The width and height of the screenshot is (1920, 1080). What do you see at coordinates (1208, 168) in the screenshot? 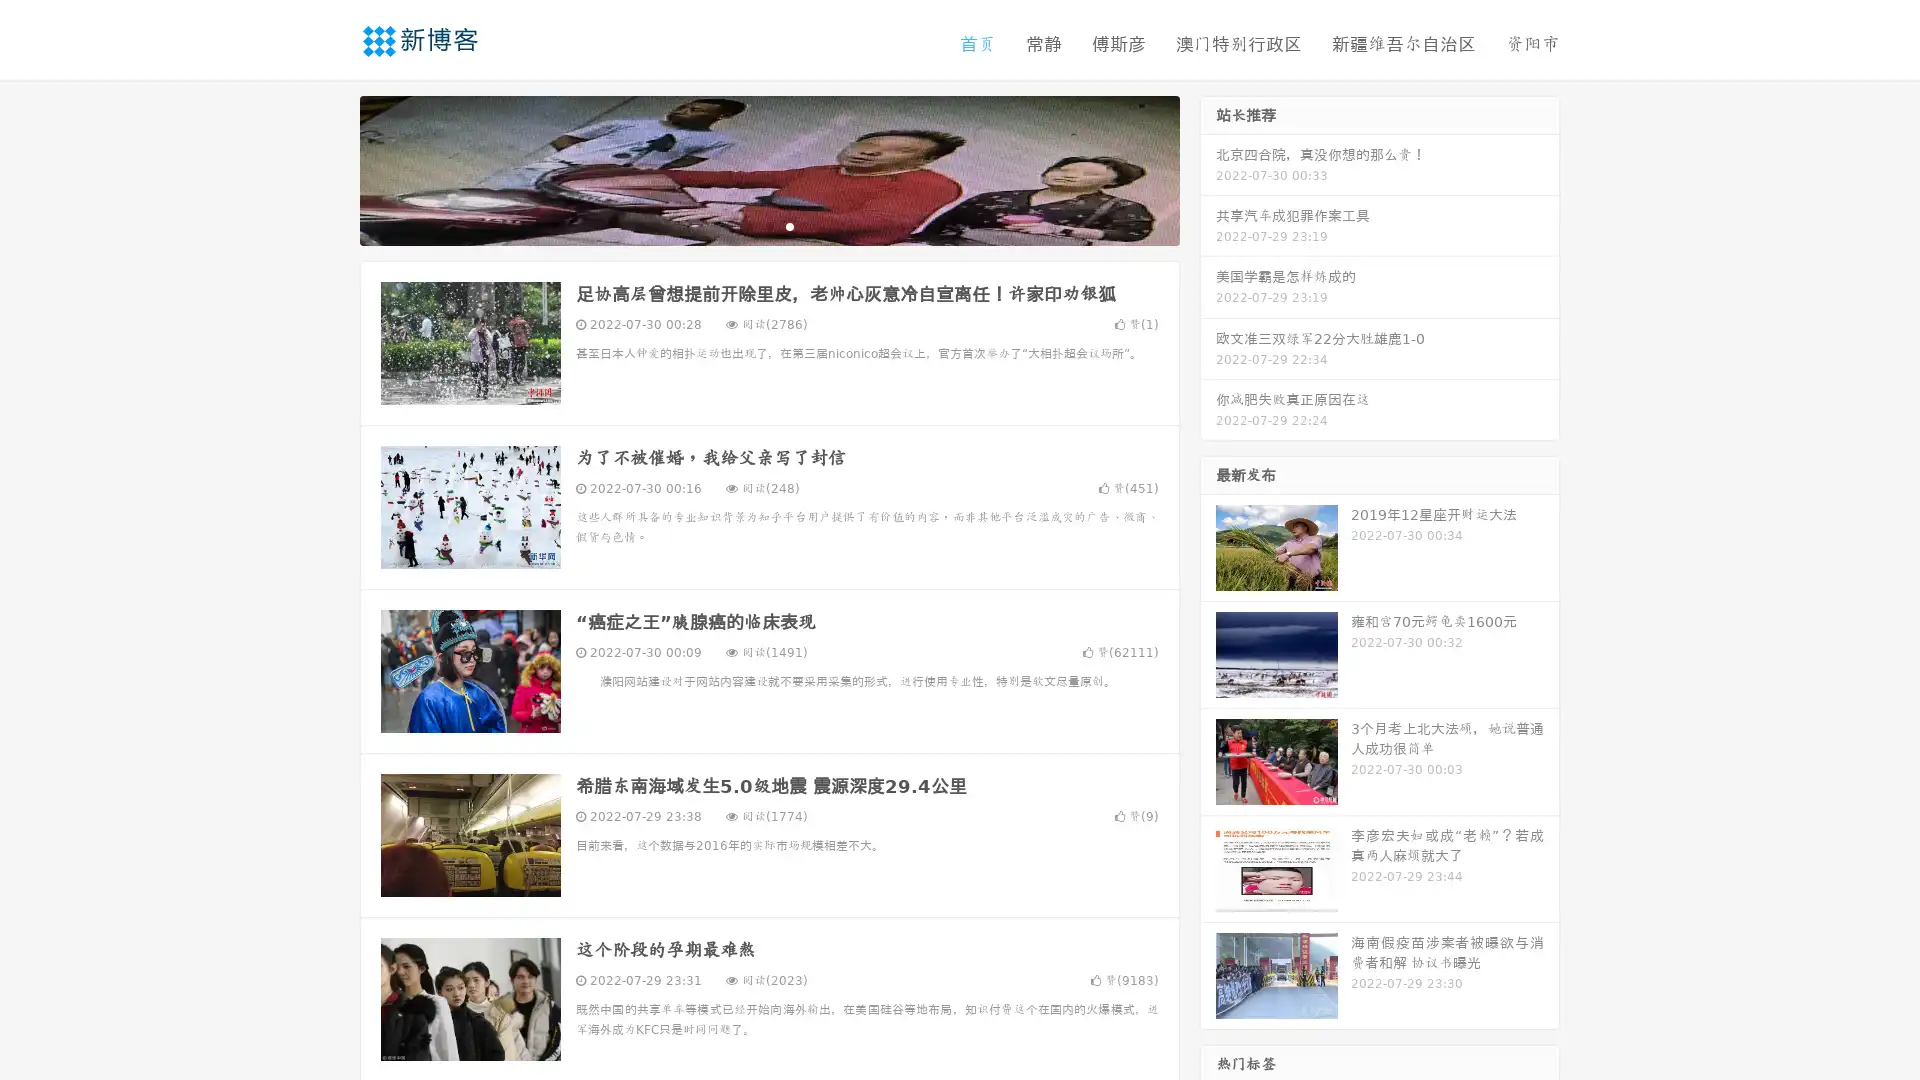
I see `Next slide` at bounding box center [1208, 168].